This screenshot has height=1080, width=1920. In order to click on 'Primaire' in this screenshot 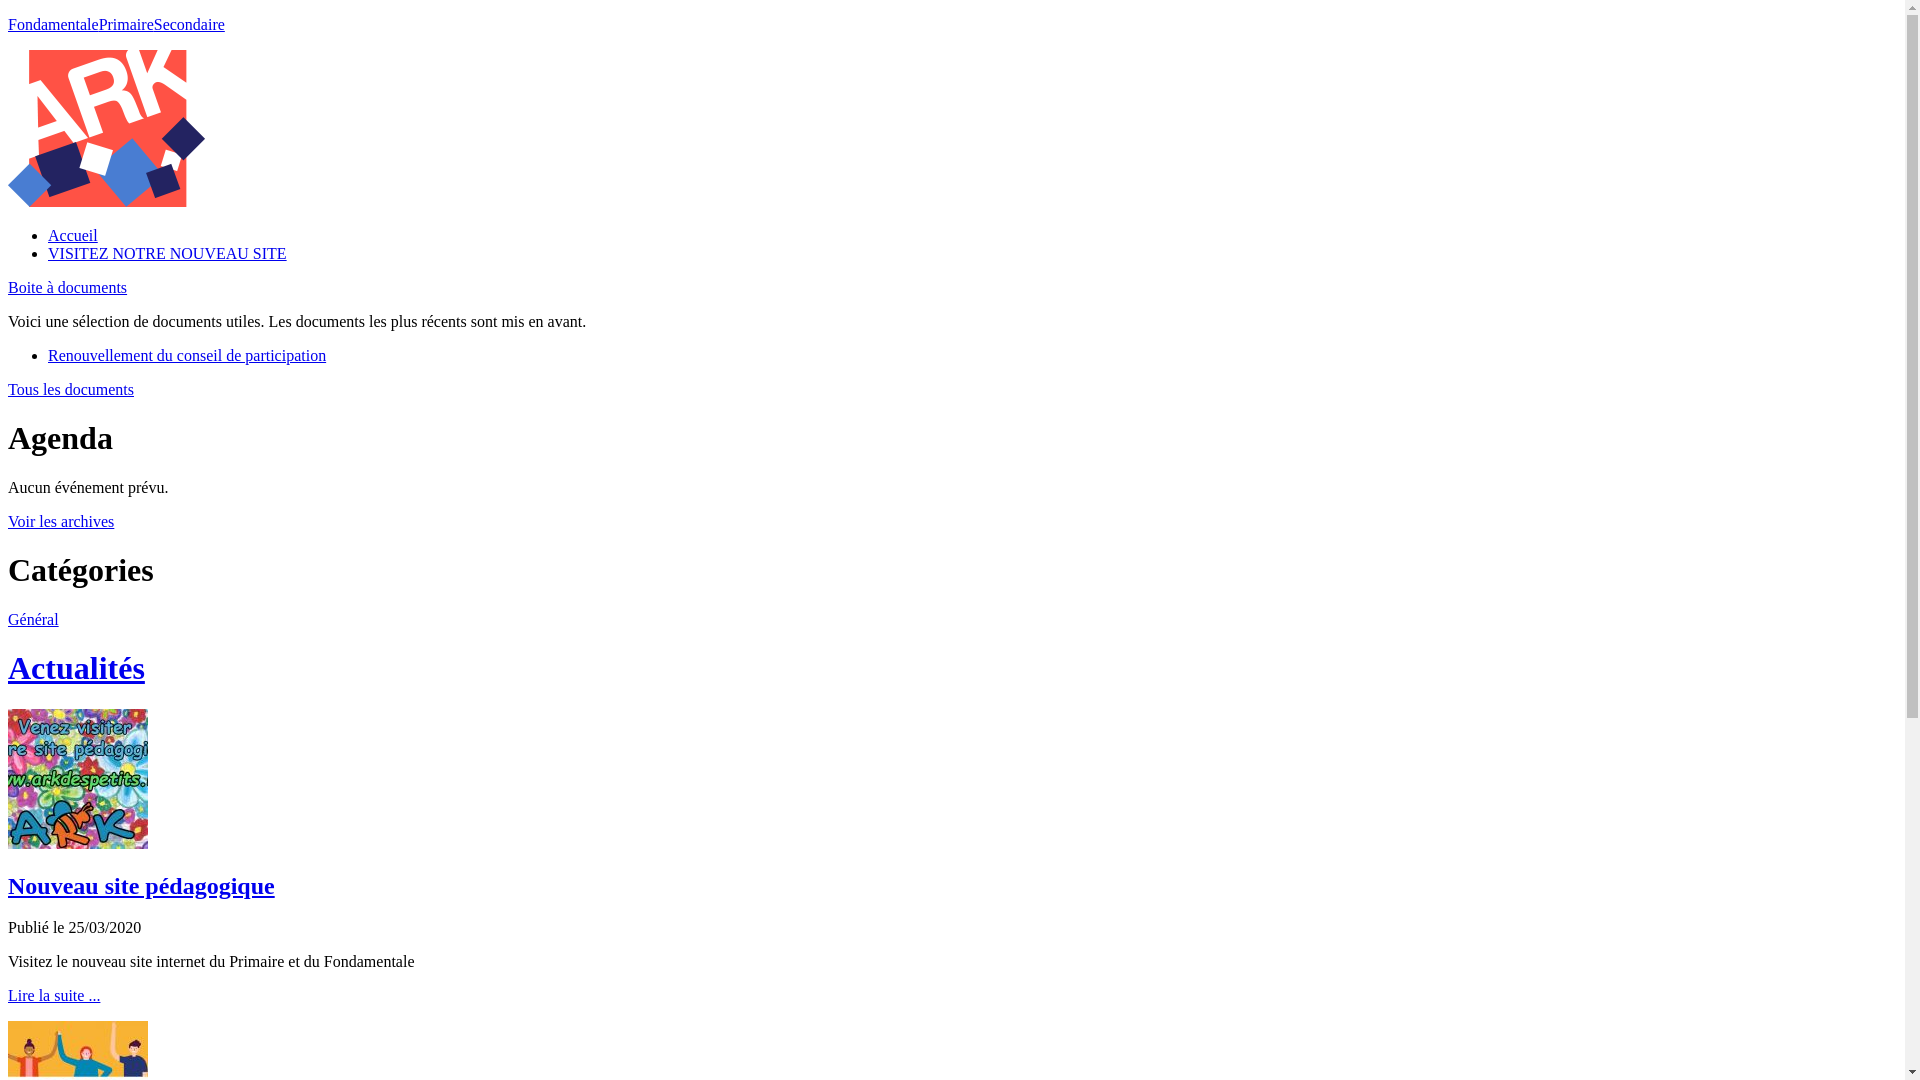, I will do `click(125, 24)`.